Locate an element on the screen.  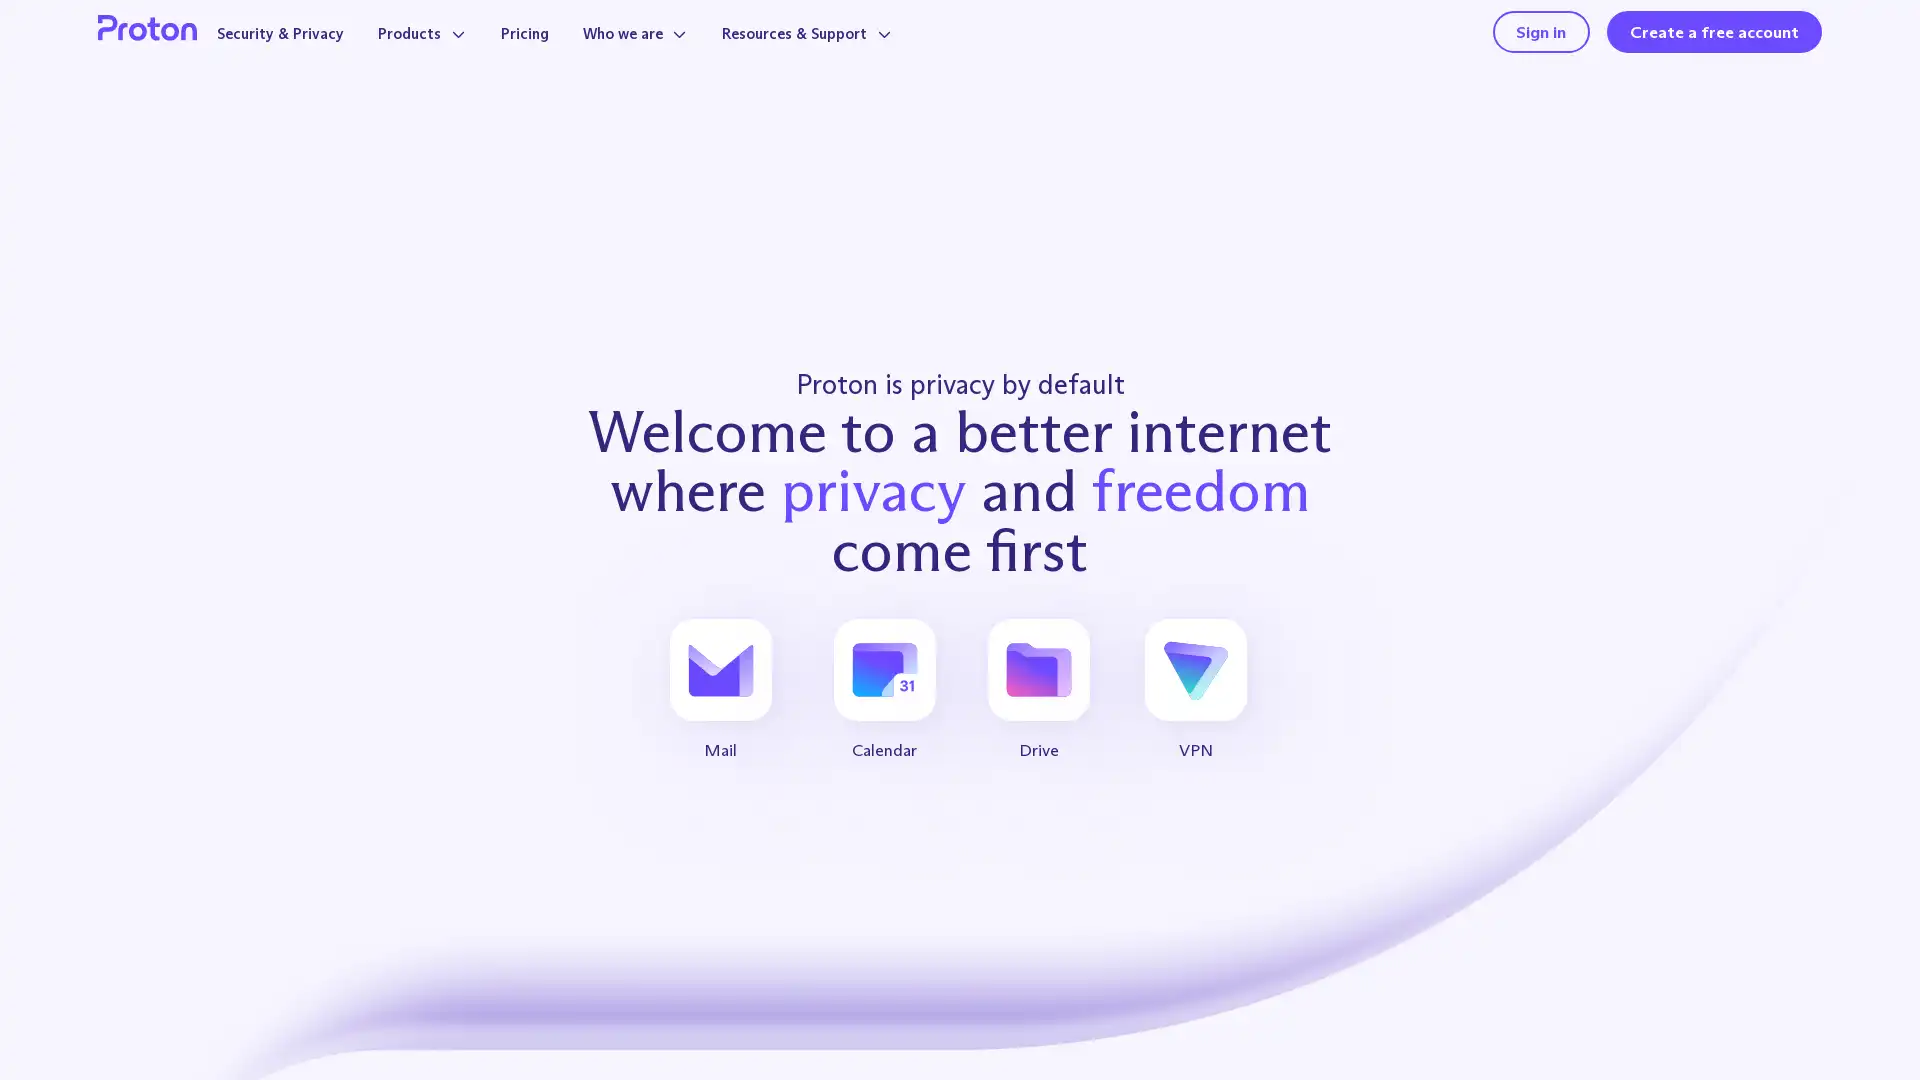
Products is located at coordinates (453, 51).